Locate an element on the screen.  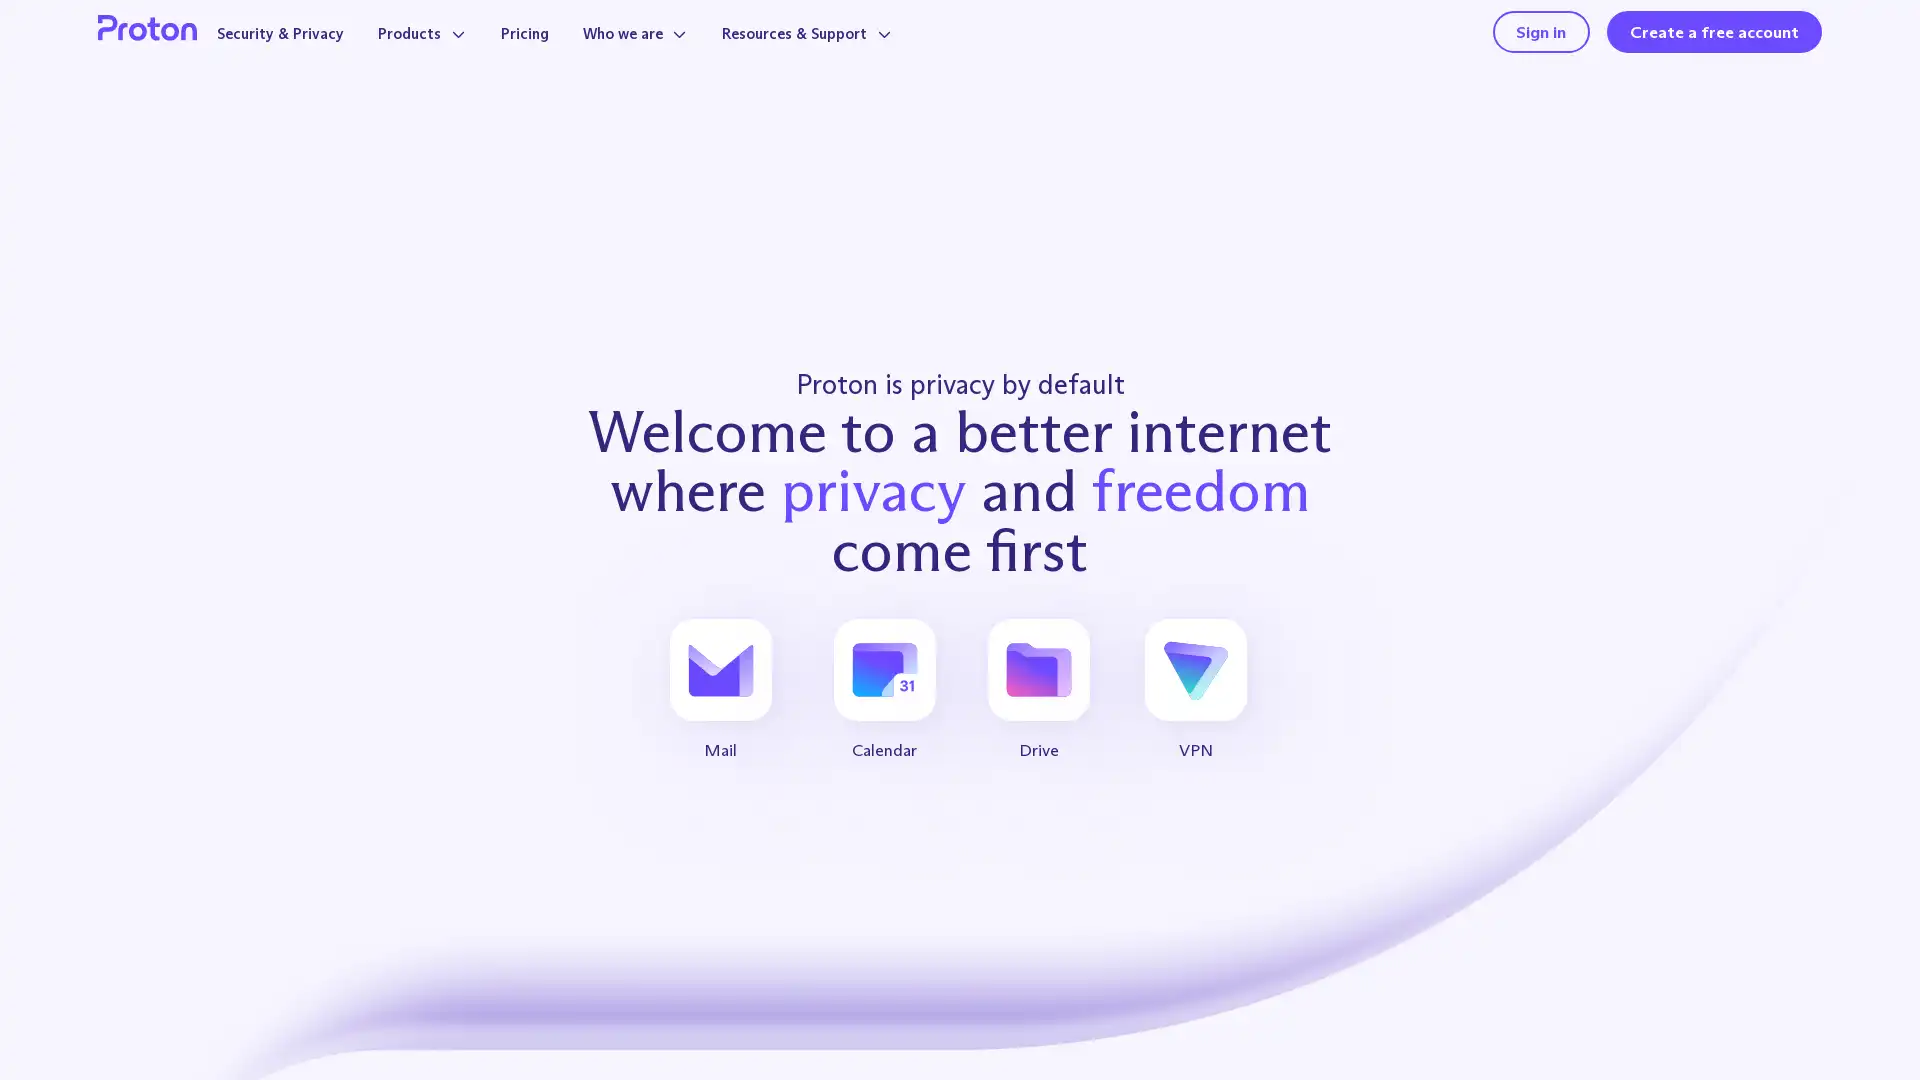
Products is located at coordinates (453, 51).